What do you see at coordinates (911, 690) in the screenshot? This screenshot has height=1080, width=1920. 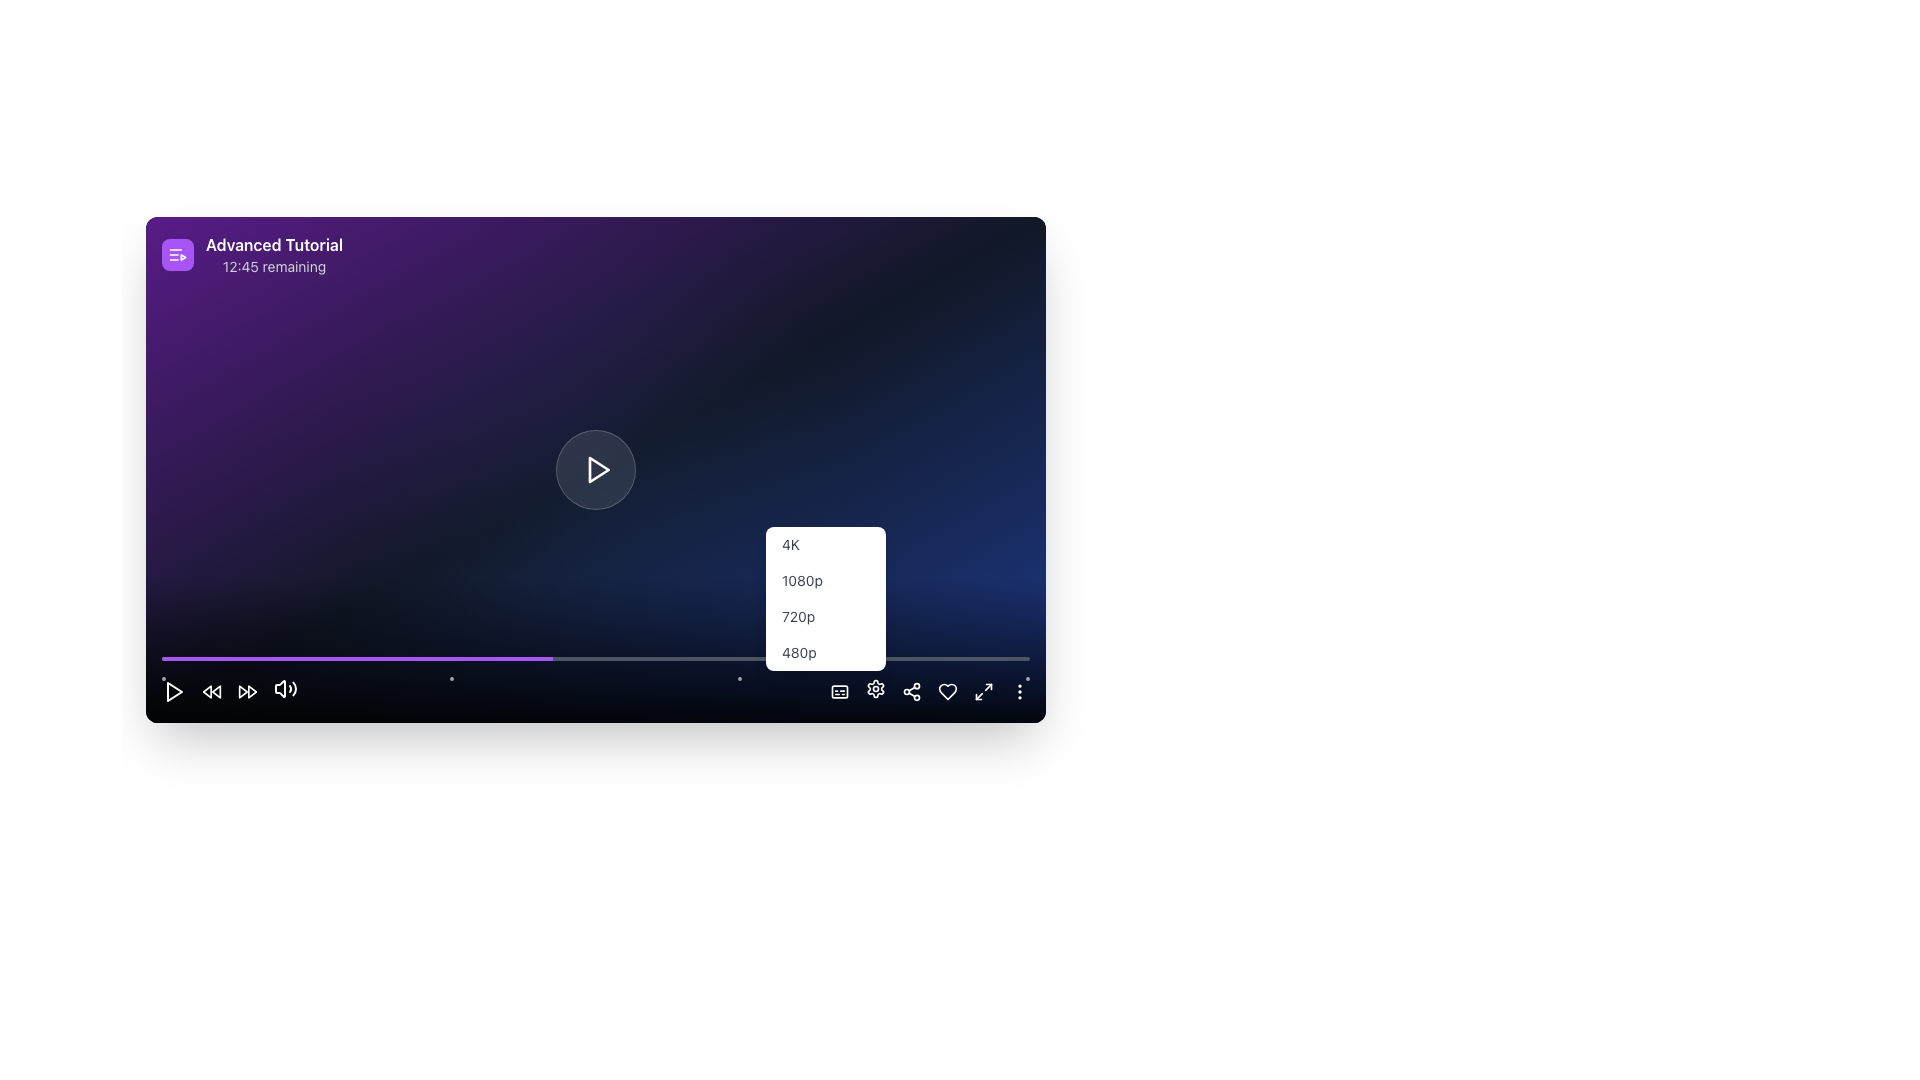 I see `the share icon button, which features a triangular arrangement of circles connected by lines` at bounding box center [911, 690].